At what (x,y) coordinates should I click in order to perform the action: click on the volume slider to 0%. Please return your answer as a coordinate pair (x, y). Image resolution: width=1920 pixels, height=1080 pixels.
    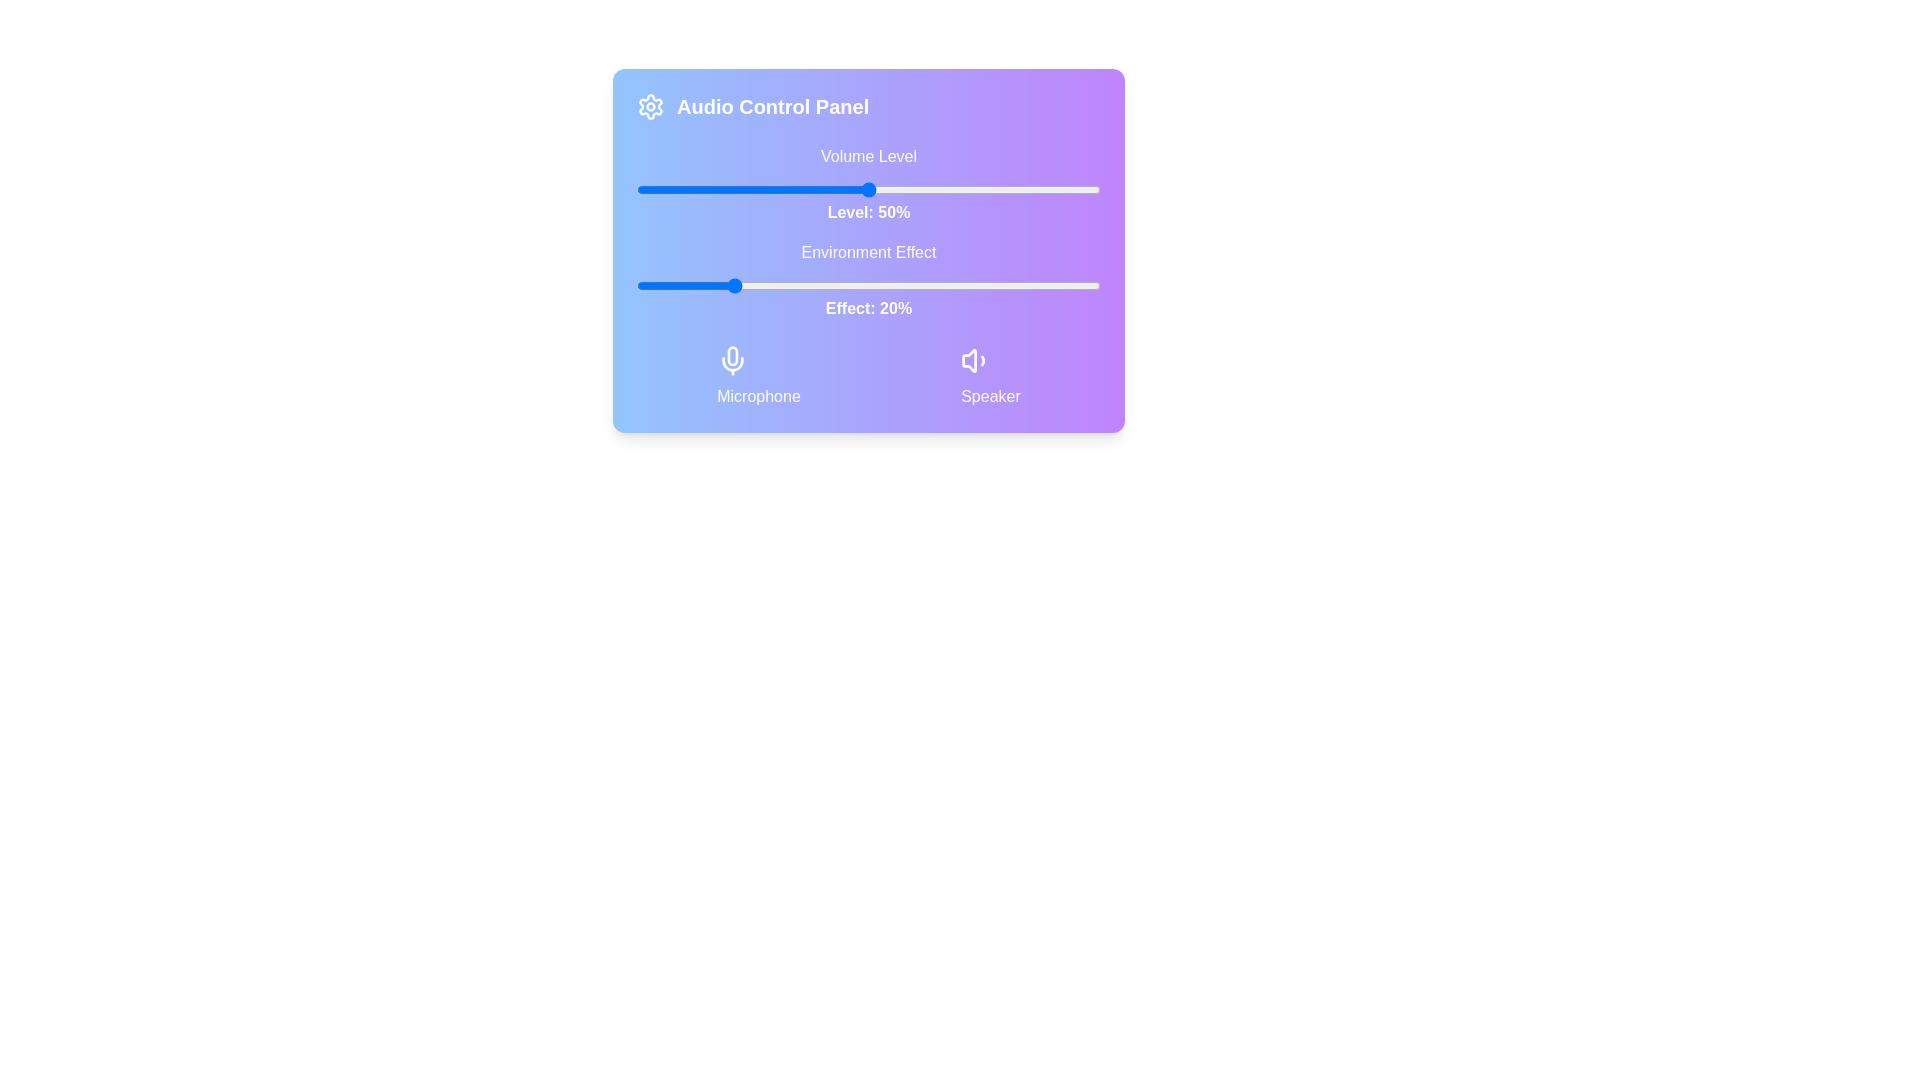
    Looking at the image, I should click on (636, 189).